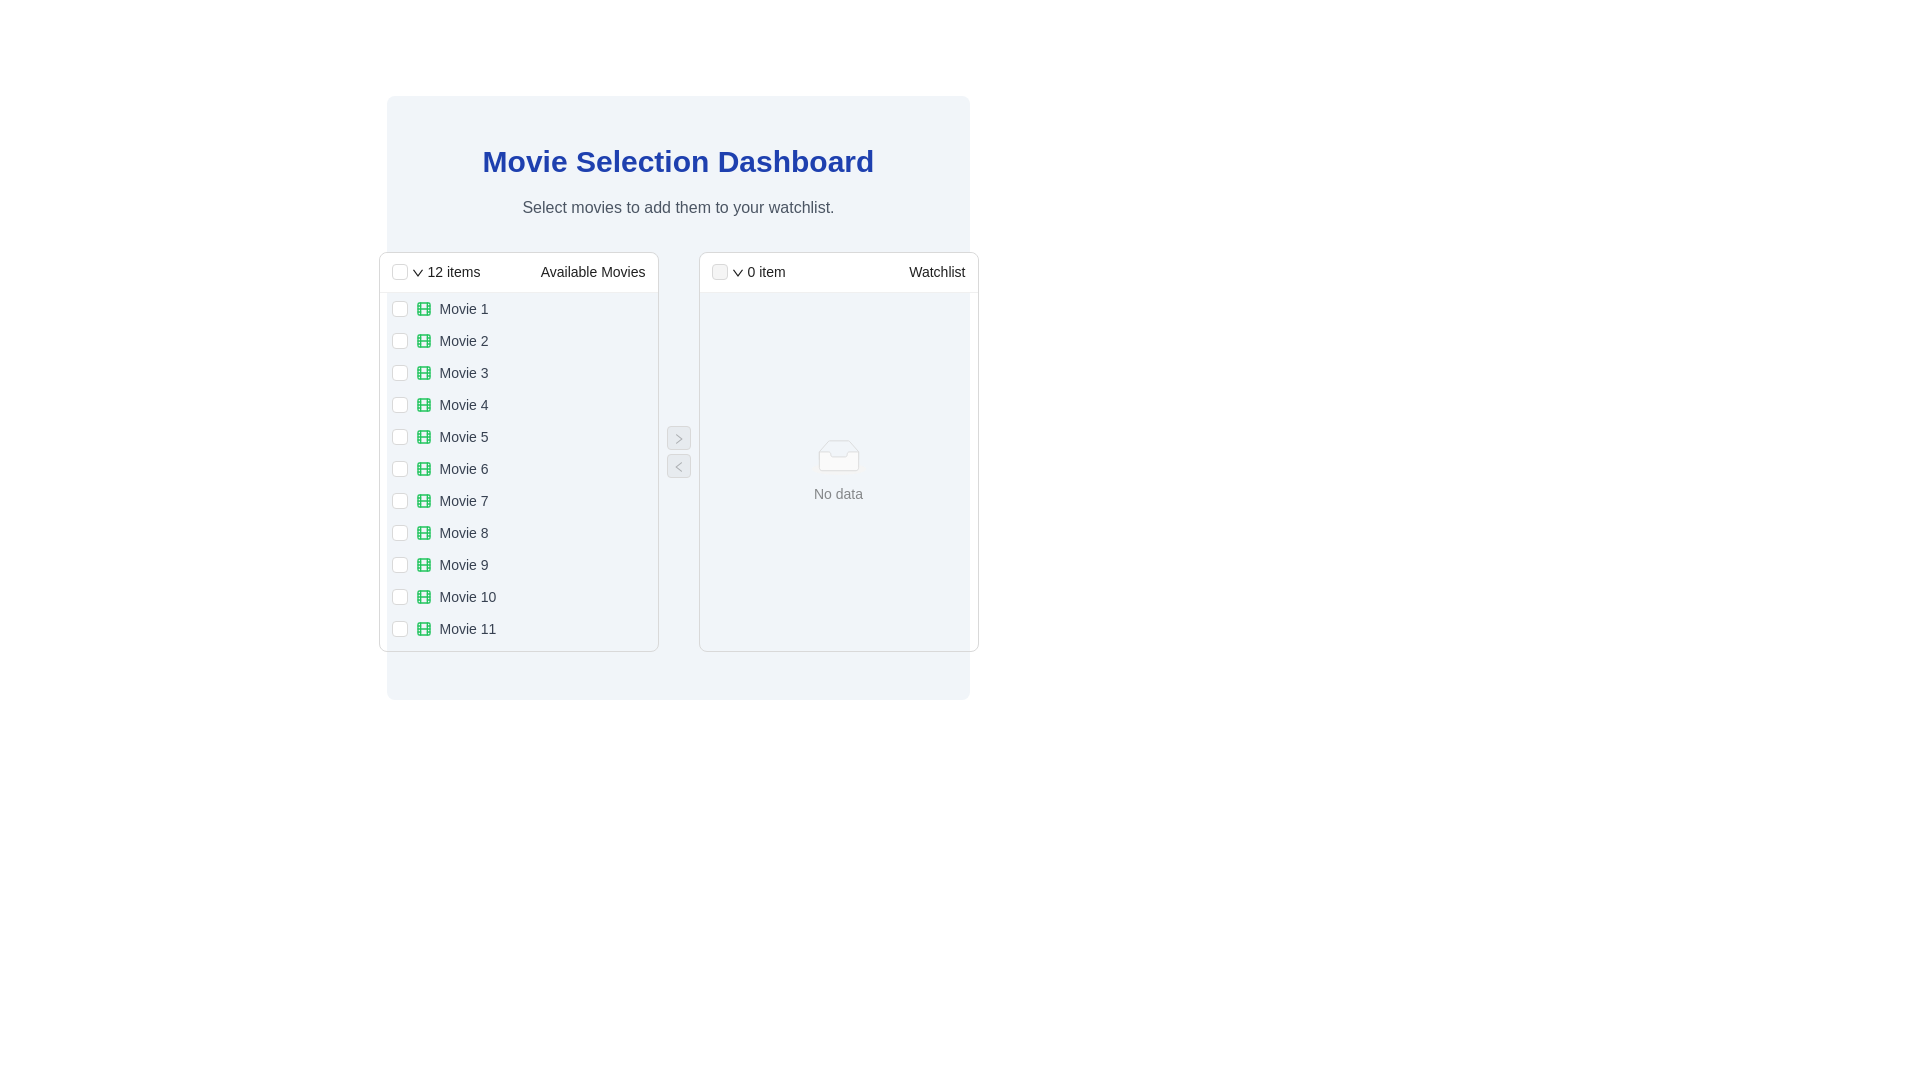 This screenshot has width=1920, height=1080. What do you see at coordinates (518, 451) in the screenshot?
I see `the checkbox next to an item in the 'Available Movies' selection list` at bounding box center [518, 451].